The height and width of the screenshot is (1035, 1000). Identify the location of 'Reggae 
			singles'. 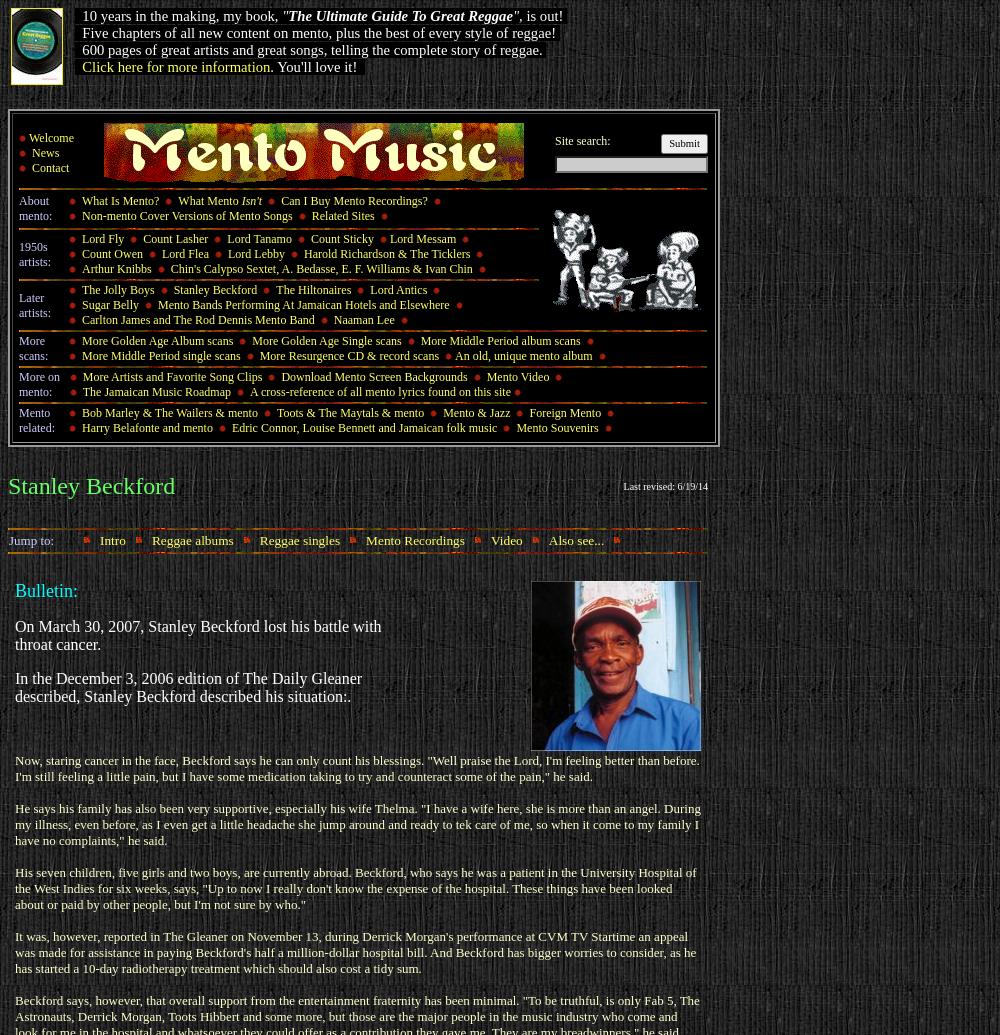
(299, 539).